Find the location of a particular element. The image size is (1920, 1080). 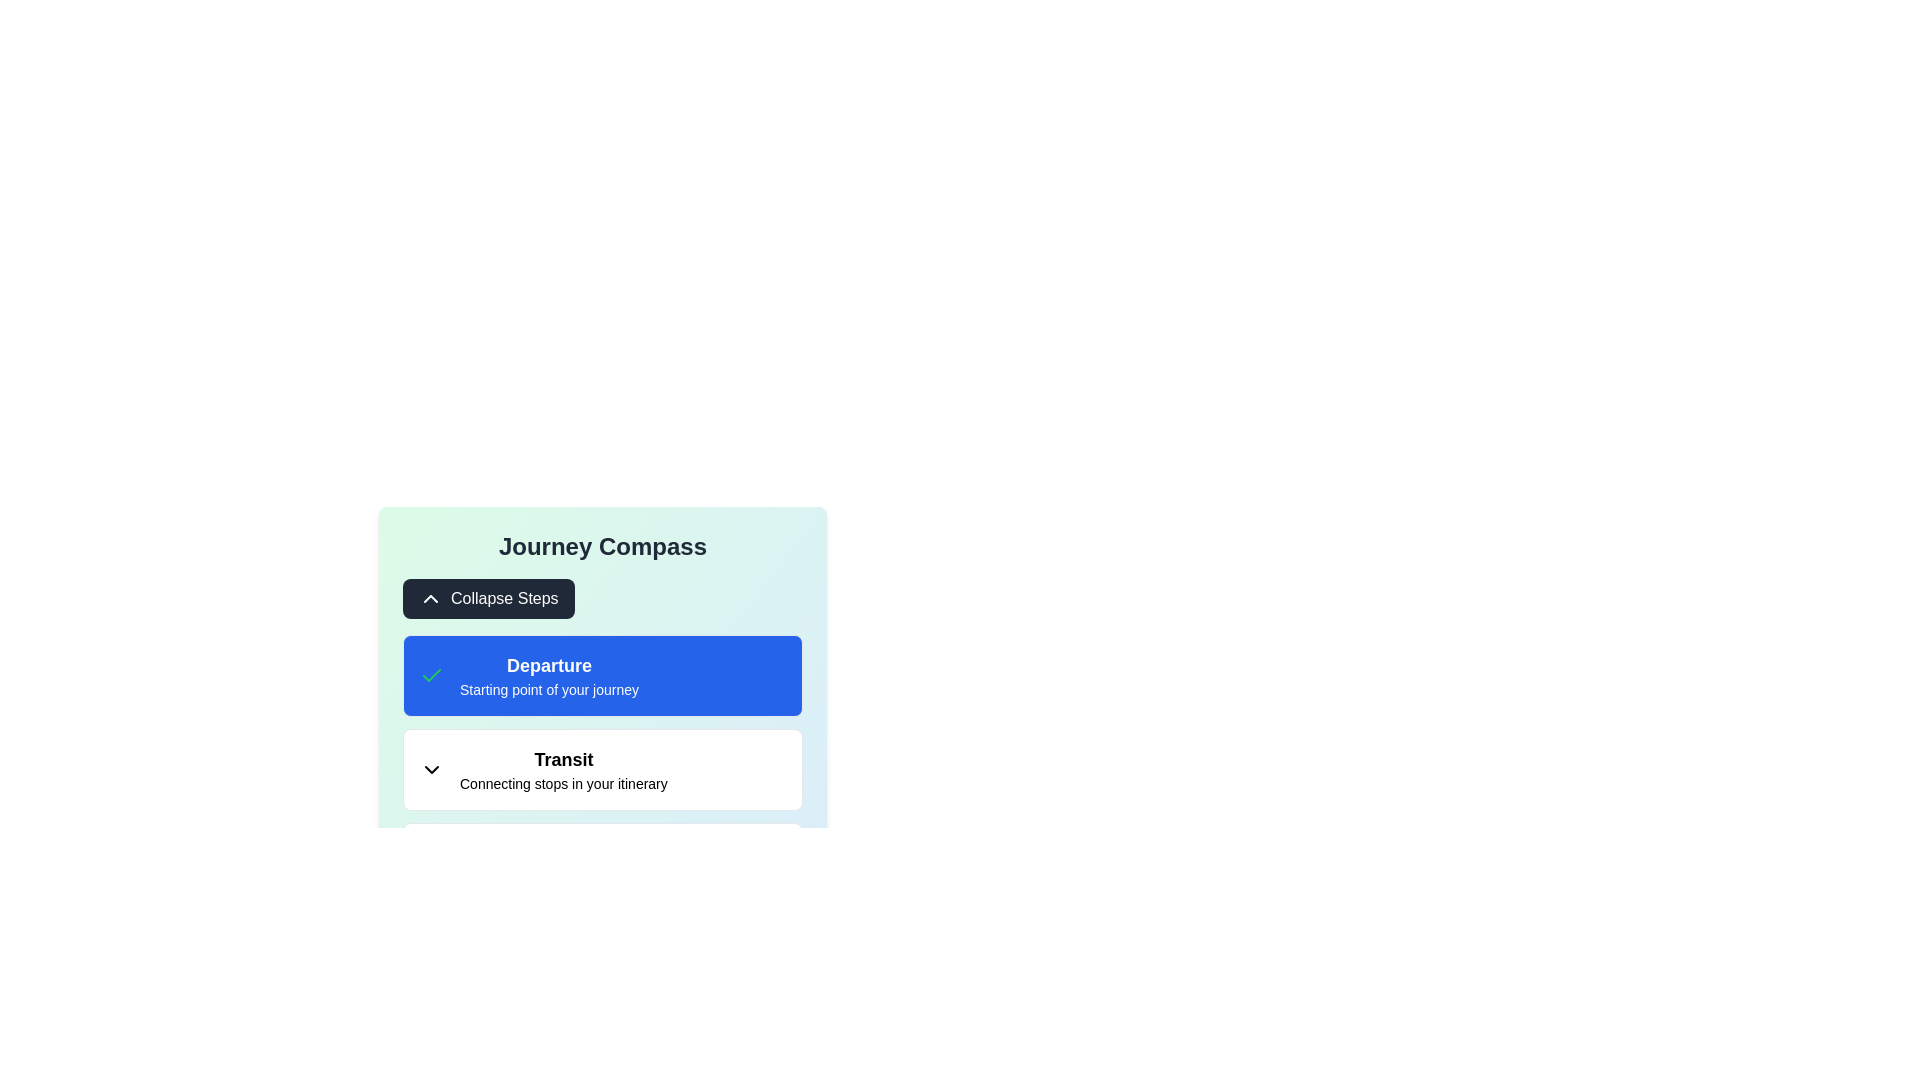

text content of the 'Departure' Step indicator button, which features a blue background, bold 'Departure' title, and subtitle 'Starting point of your journey' is located at coordinates (602, 675).